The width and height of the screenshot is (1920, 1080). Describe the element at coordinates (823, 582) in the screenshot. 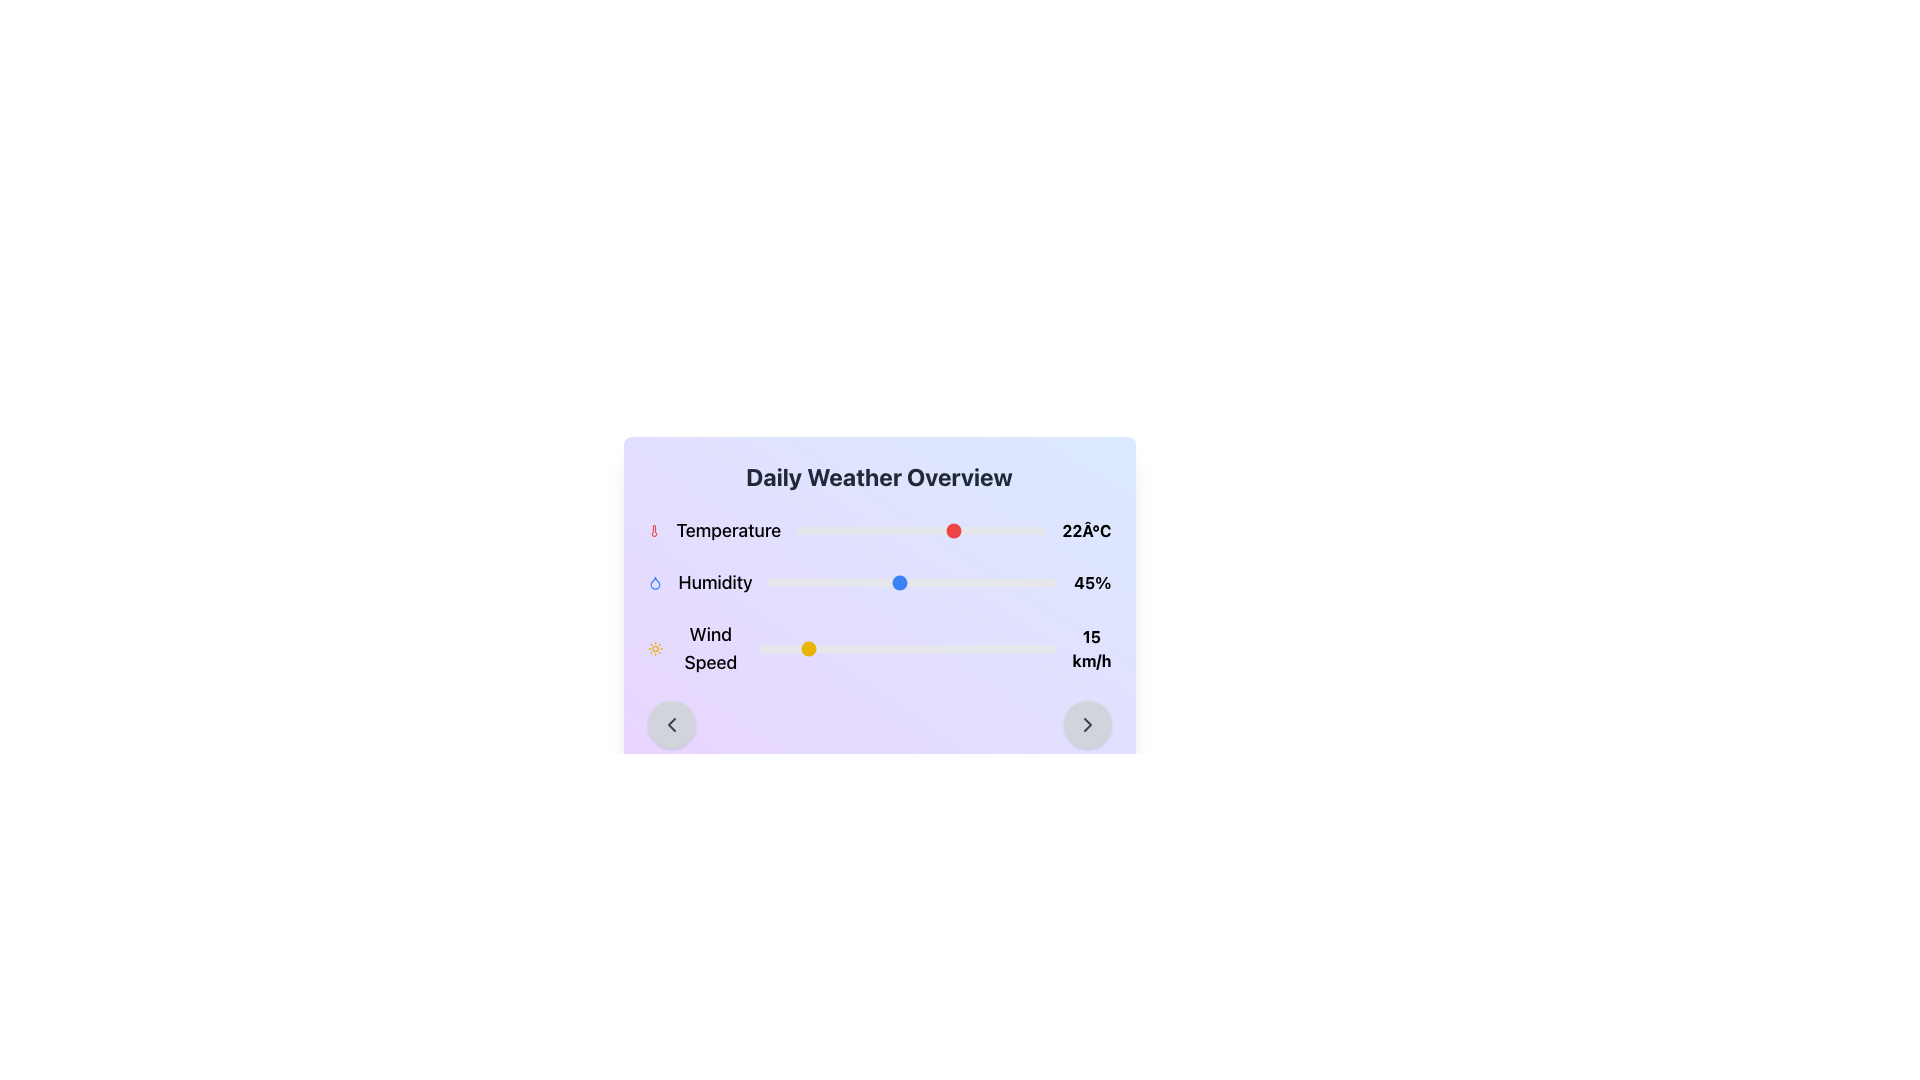

I see `humidity` at that location.